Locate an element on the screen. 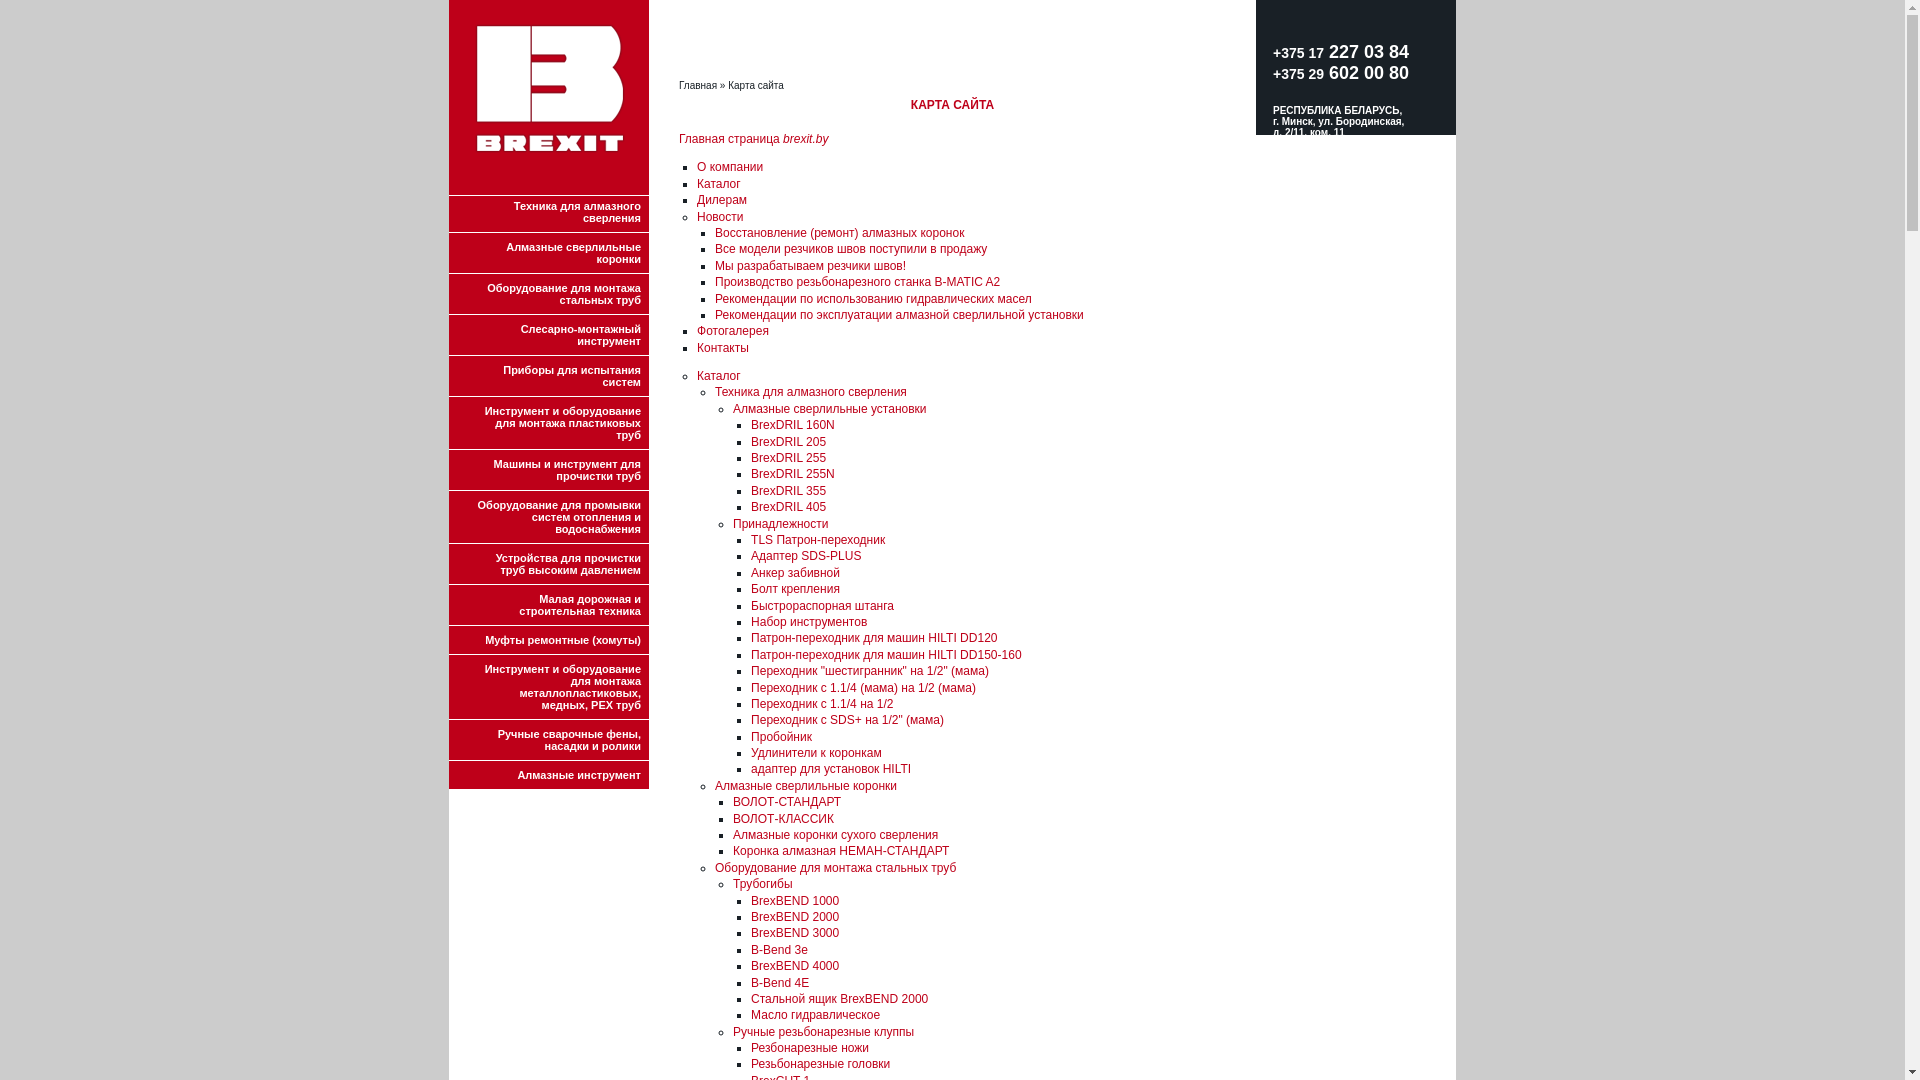  'BrexDRIL 355' is located at coordinates (787, 490).